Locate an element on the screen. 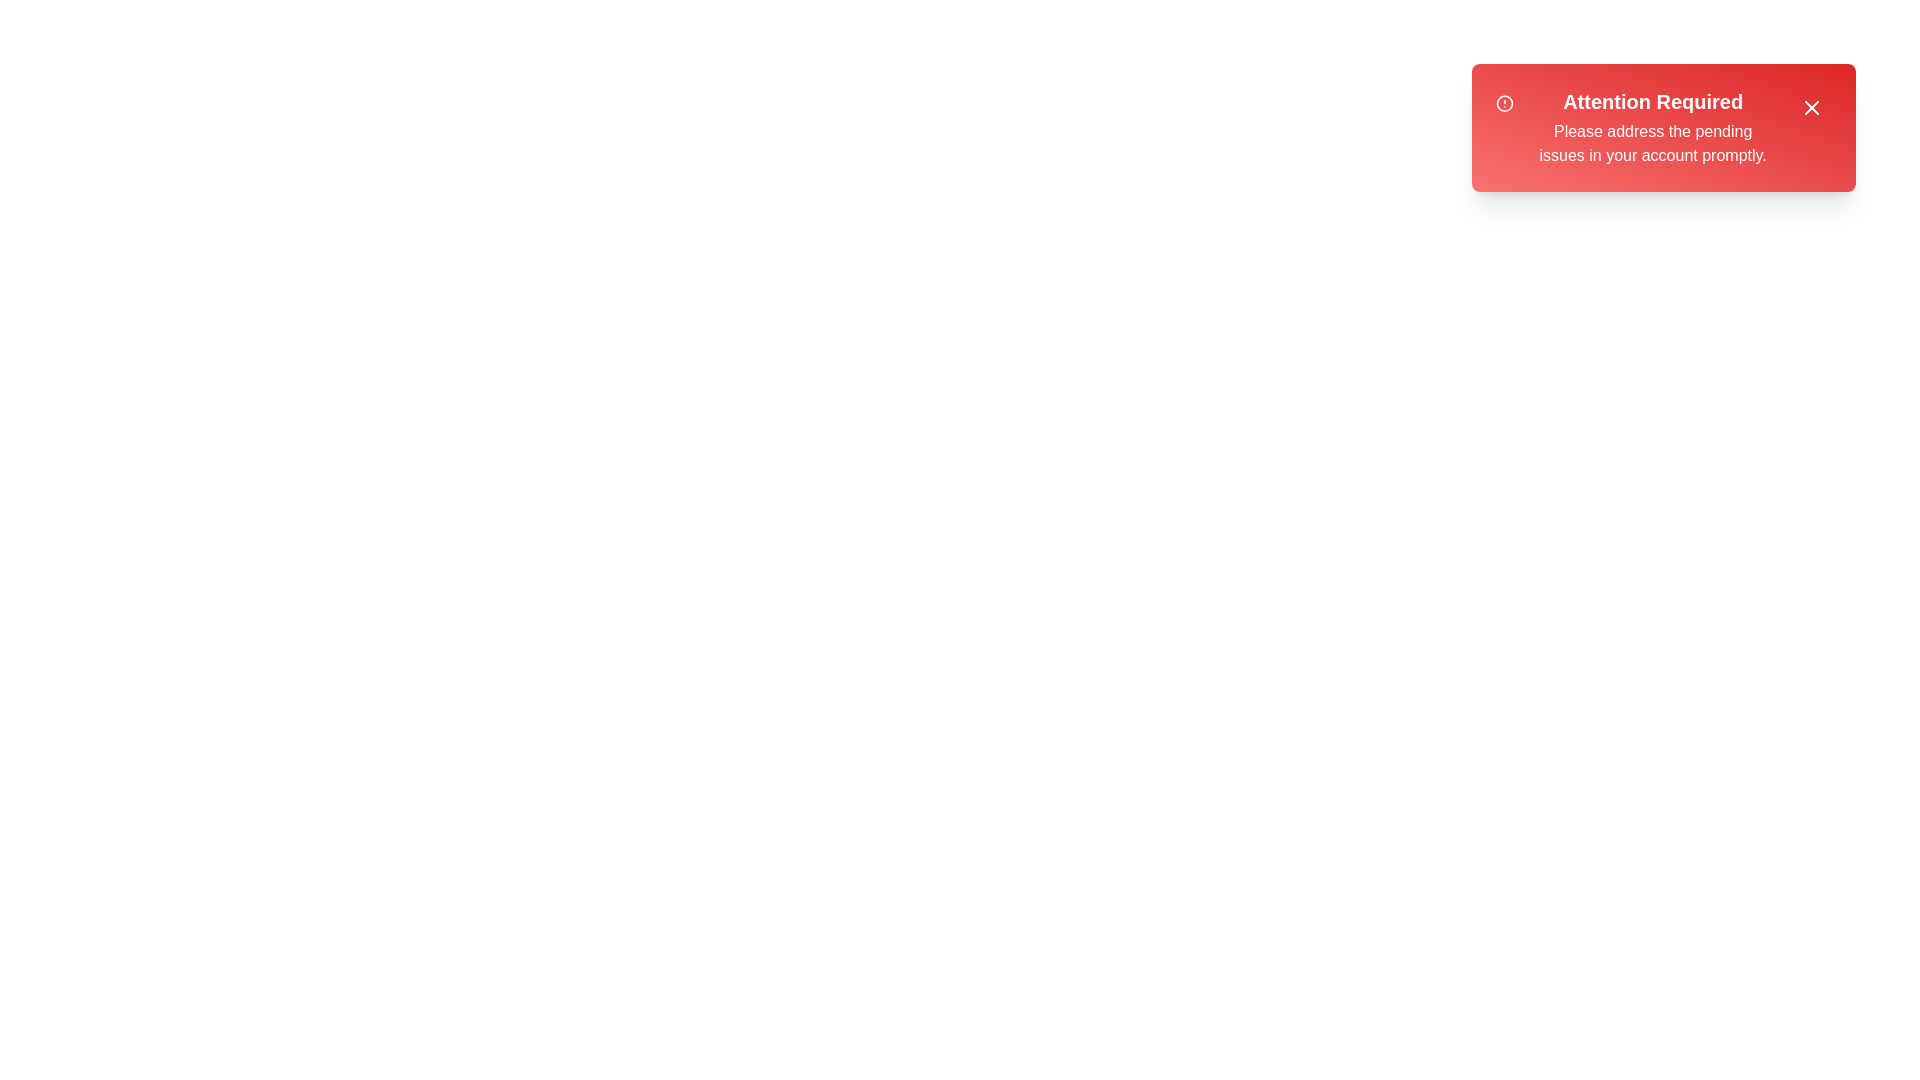 The width and height of the screenshot is (1920, 1080). the alert title text to select it is located at coordinates (1652, 101).